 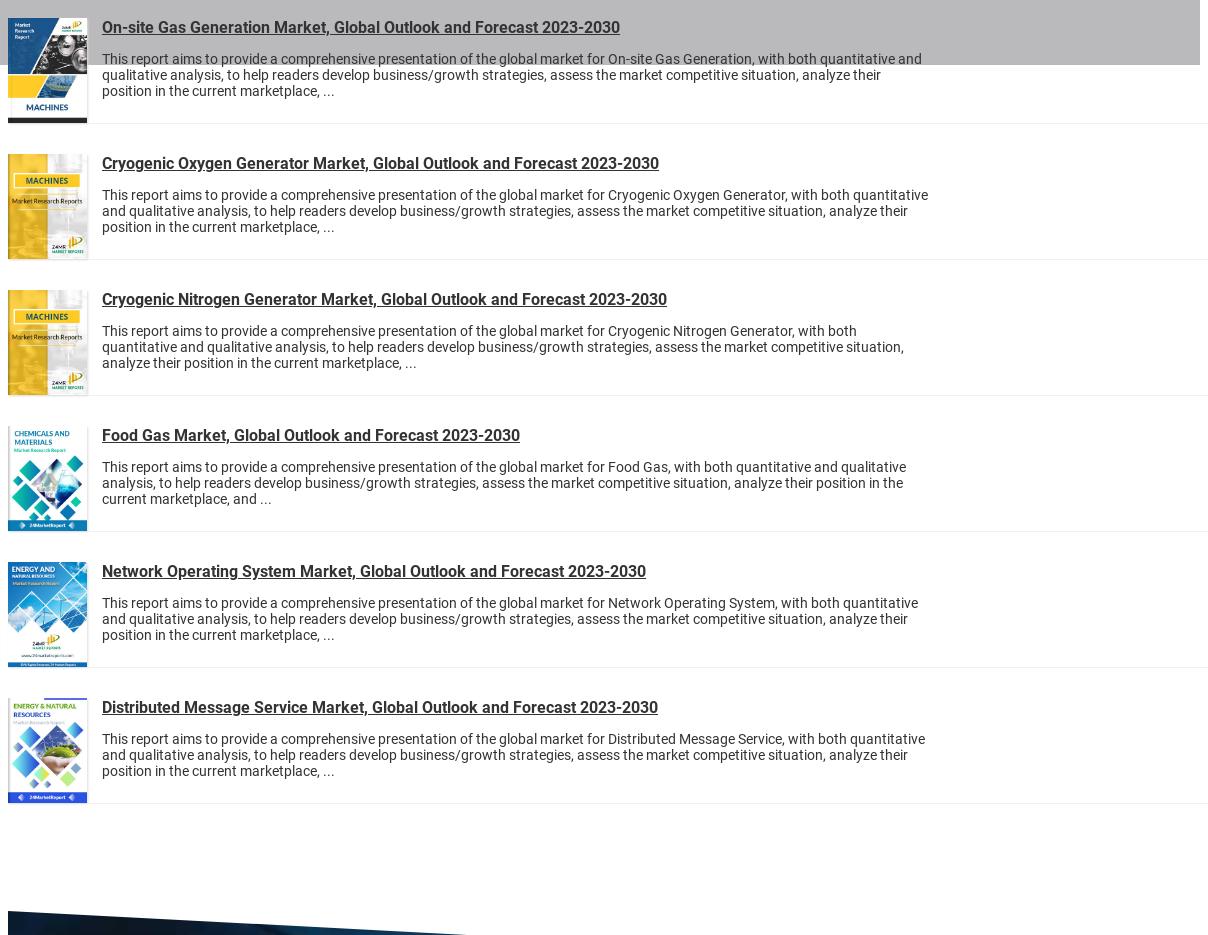 What do you see at coordinates (359, 26) in the screenshot?
I see `'On-site Gas Generation Market, Global Outlook and Forecast 2023-2030'` at bounding box center [359, 26].